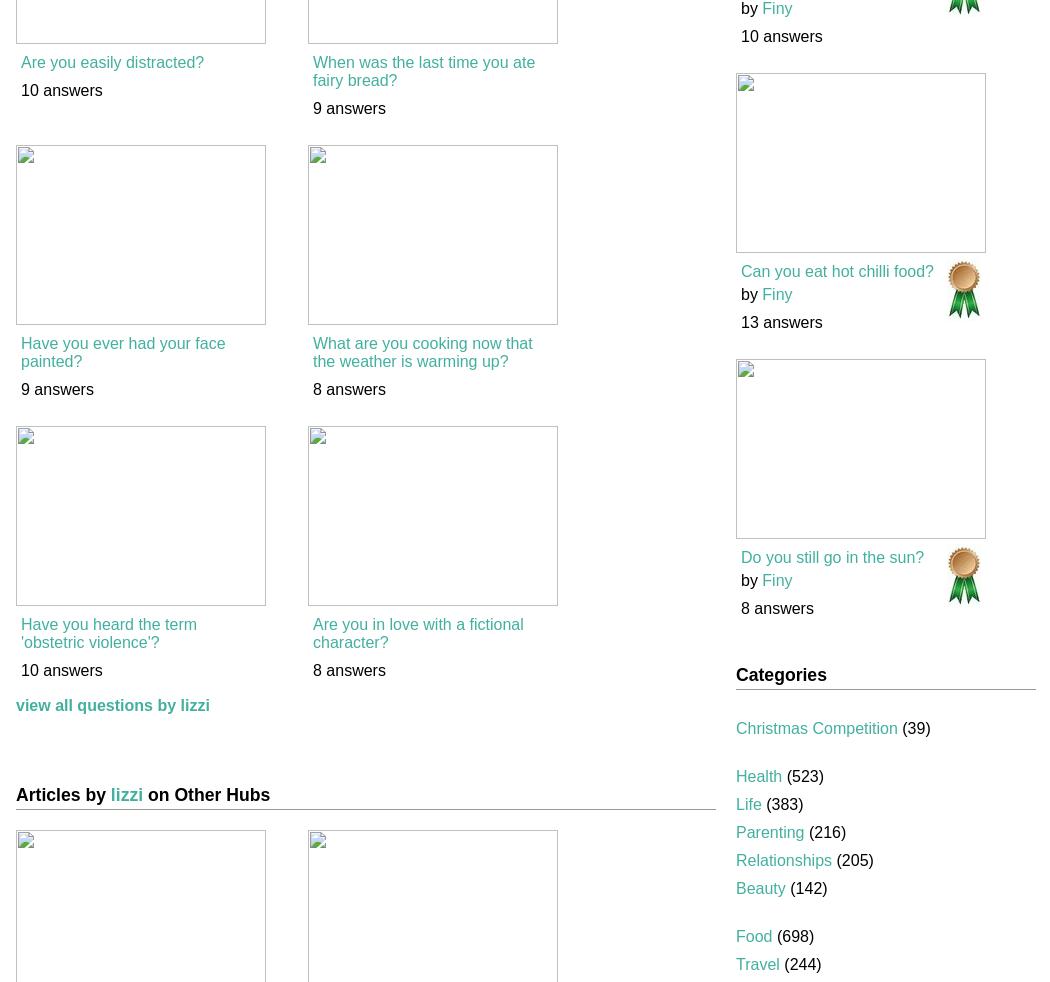 The height and width of the screenshot is (982, 1050). I want to click on 'on Other Hubs', so click(205, 794).